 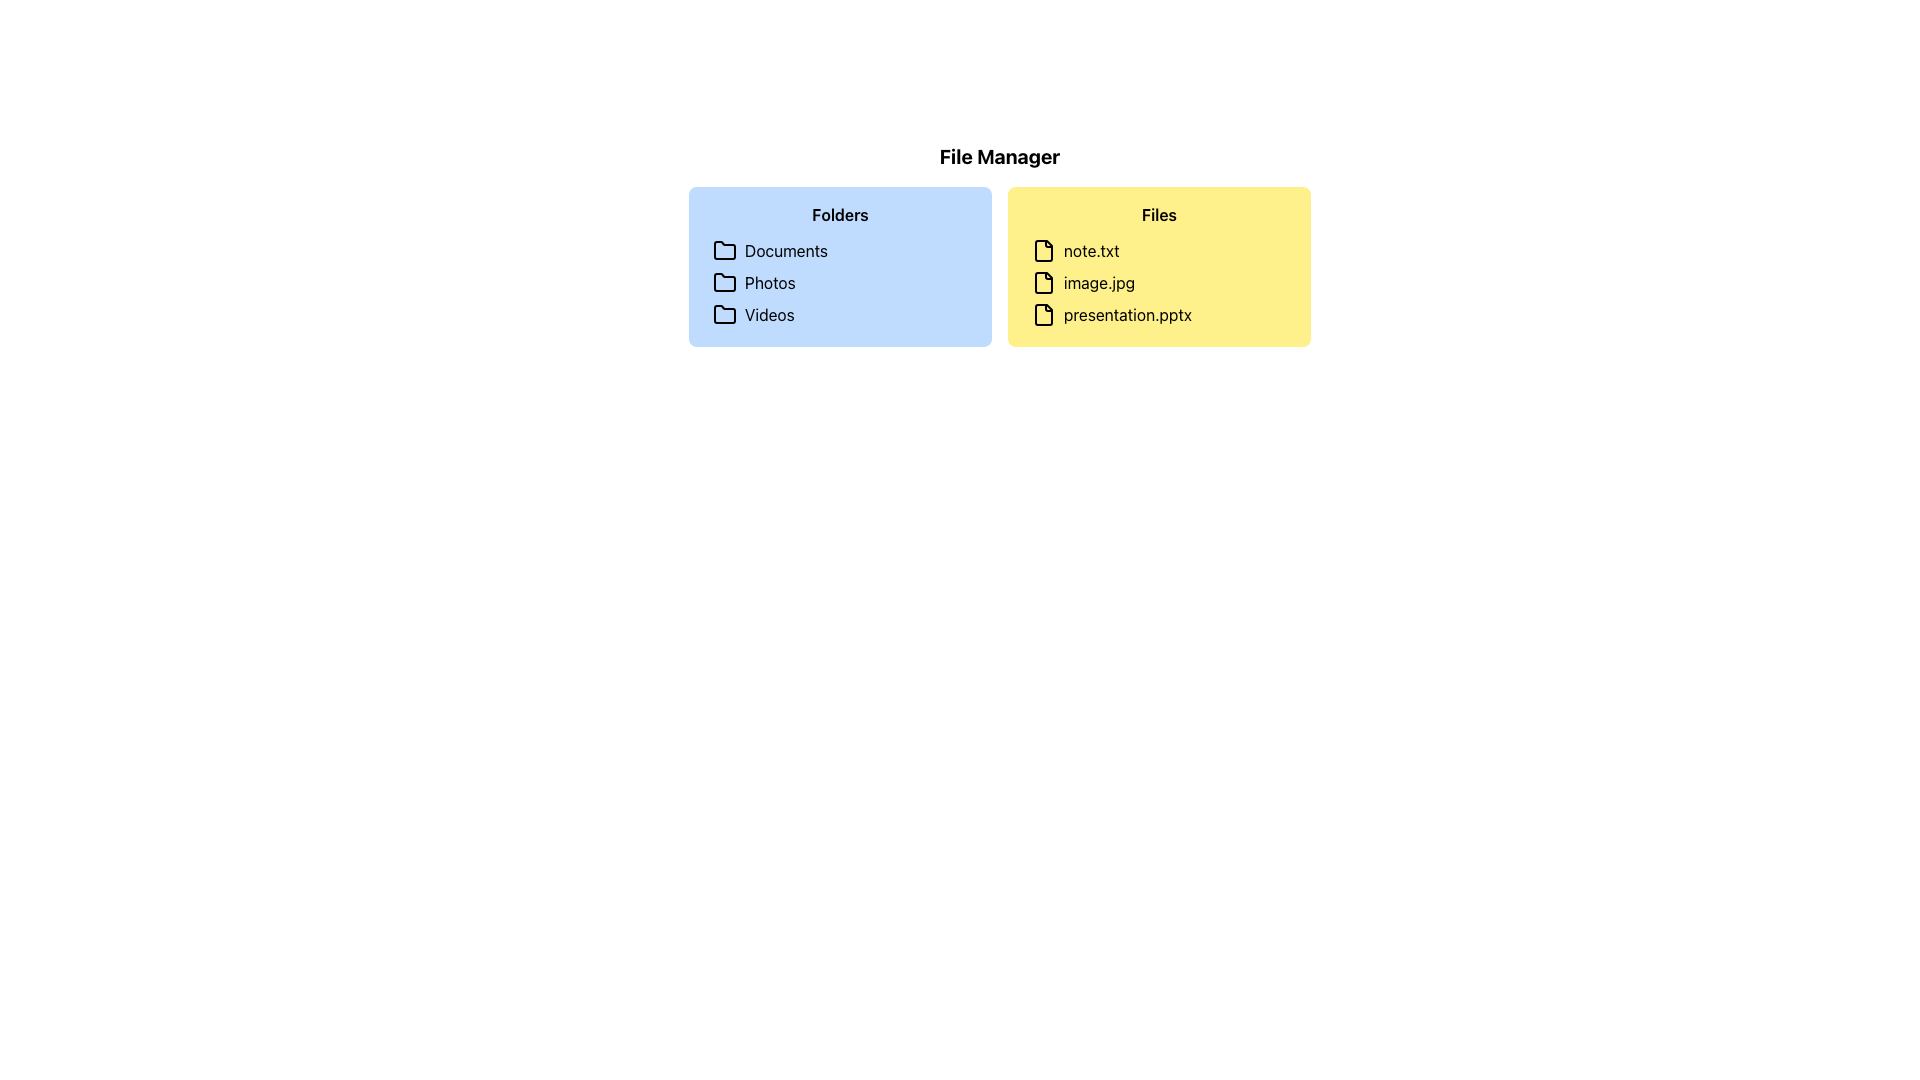 What do you see at coordinates (1042, 249) in the screenshot?
I see `the first file icon in the 'Files' section of the file manager UI, which is represented by a yellow document shape with a folded top-right corner` at bounding box center [1042, 249].